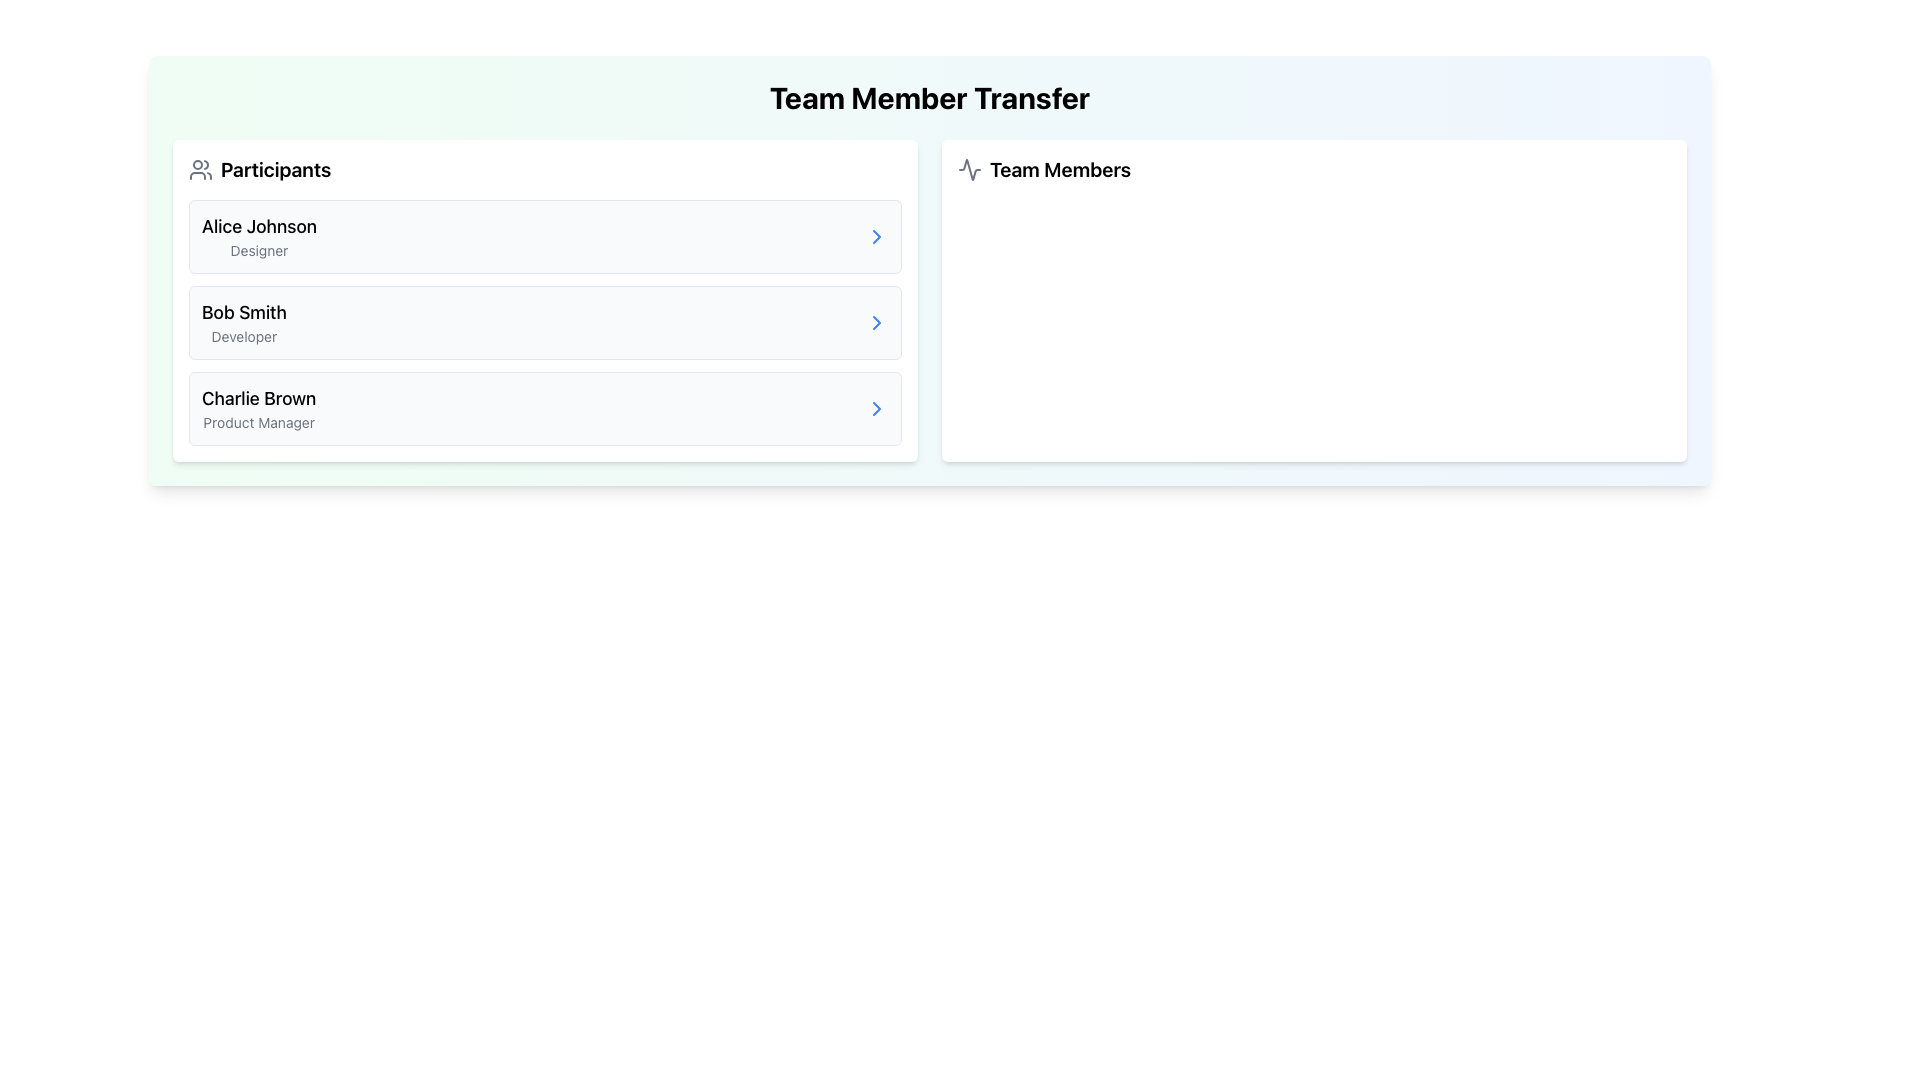 The height and width of the screenshot is (1080, 1920). I want to click on the static text label that describes 'Bob Smith' as a 'Developer', located below the 'Bob Smith' text in the 'Participants' section, so click(243, 335).